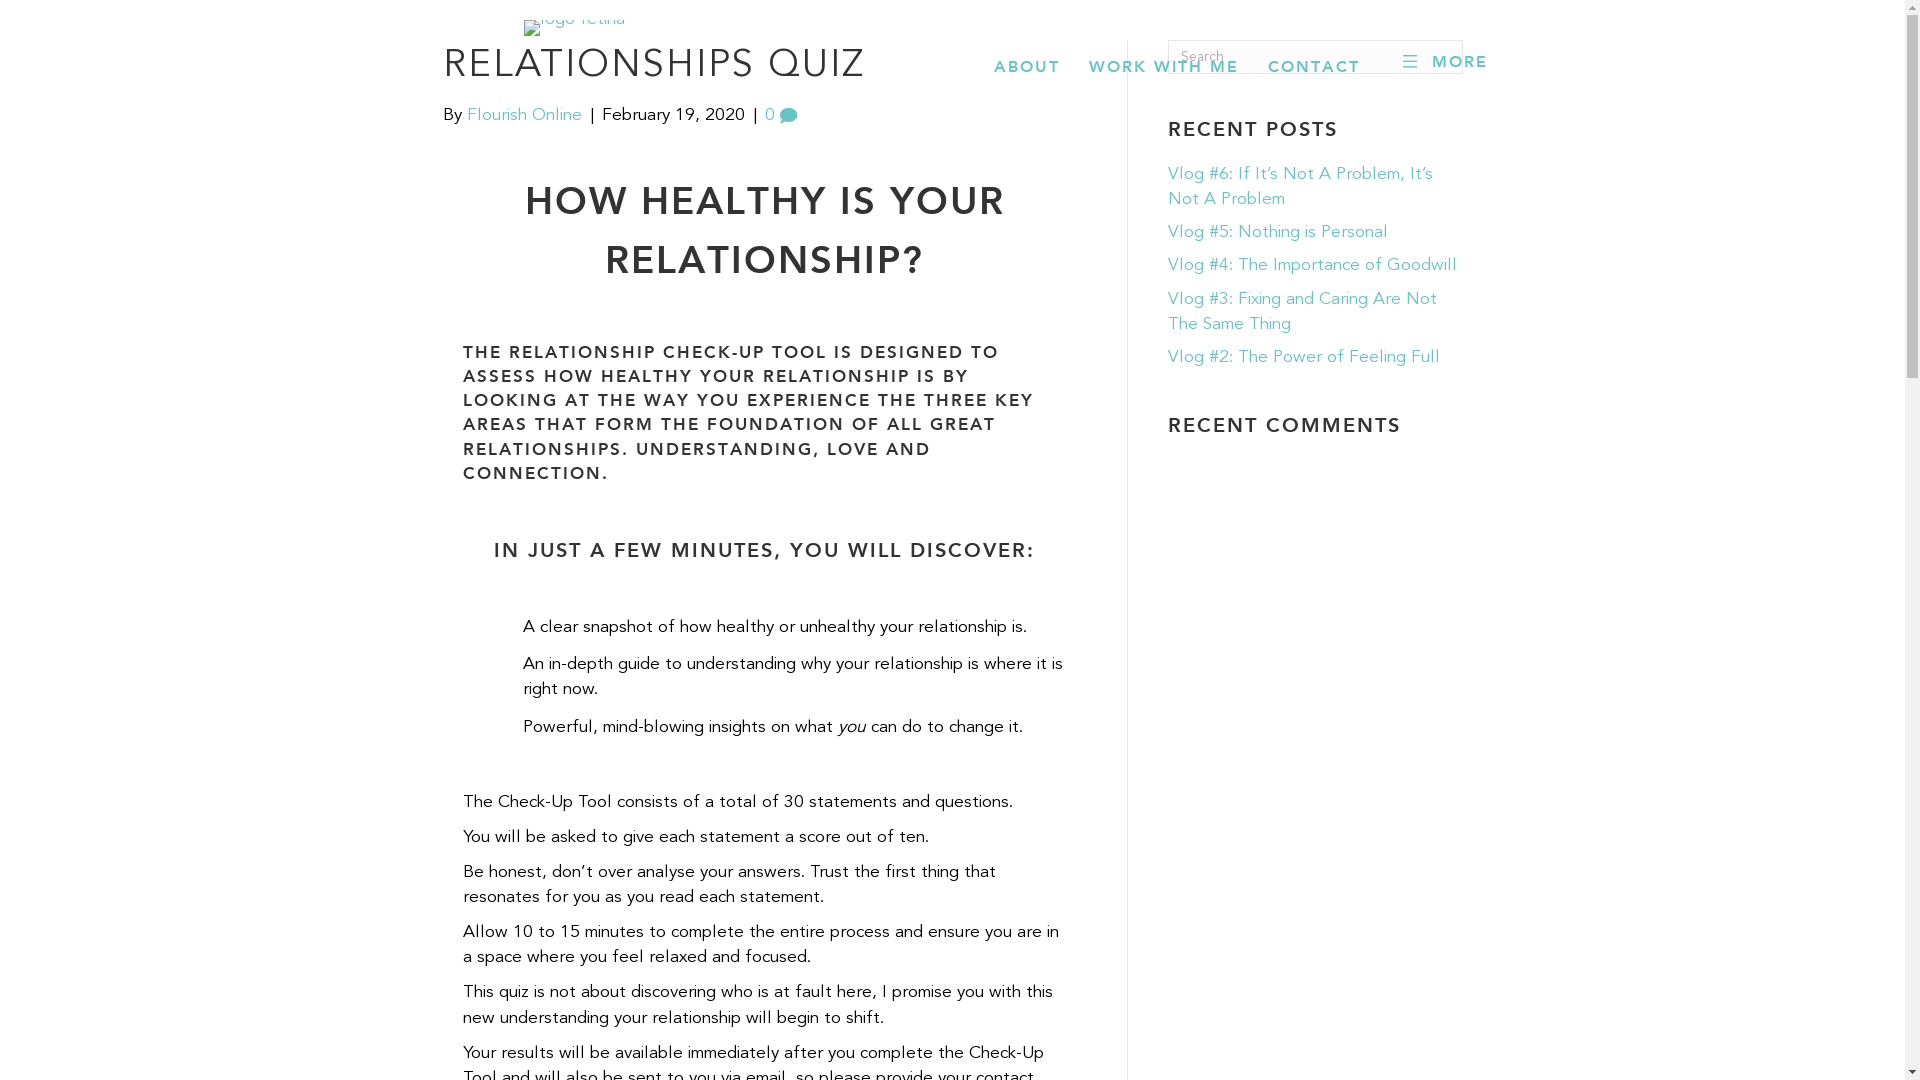 The width and height of the screenshot is (1920, 1080). Describe the element at coordinates (573, 27) in the screenshot. I see `'logo-retina'` at that location.